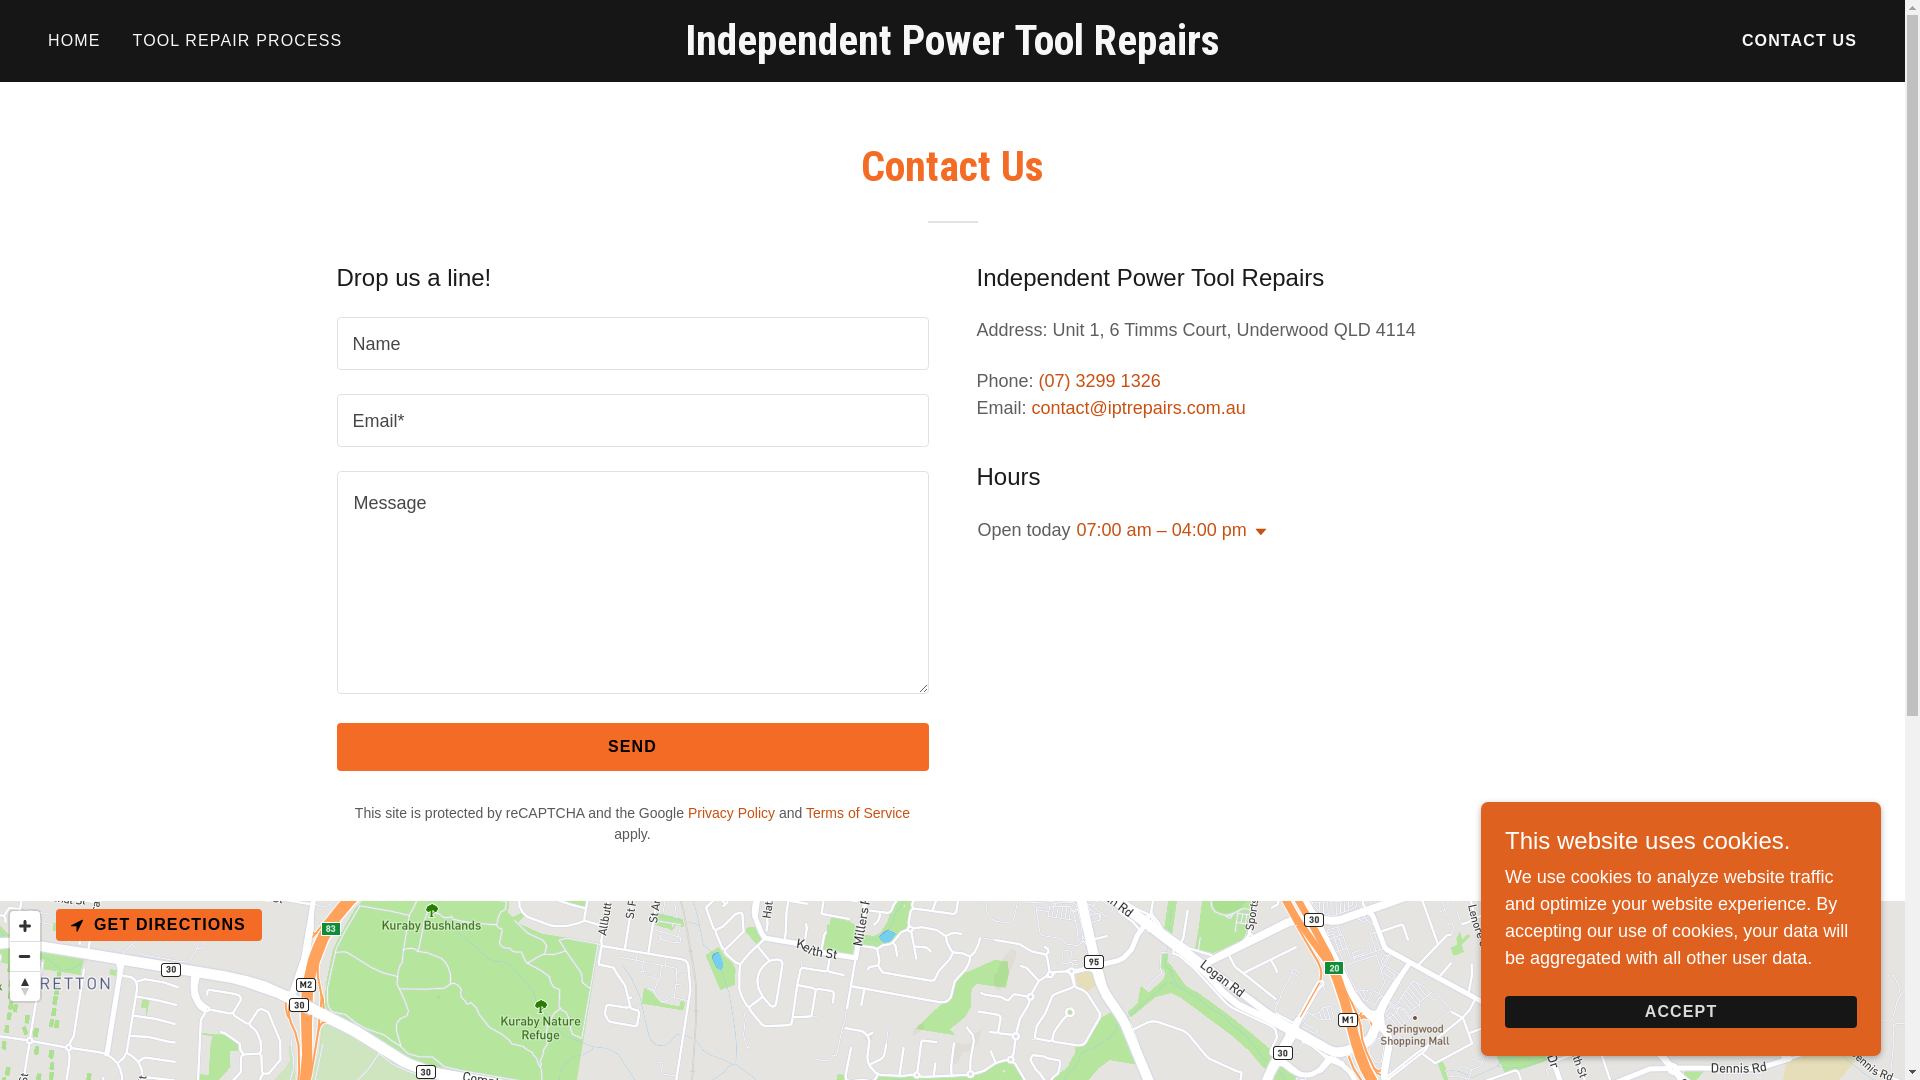 This screenshot has height=1080, width=1920. What do you see at coordinates (1098, 381) in the screenshot?
I see `'(07) 3299 1326'` at bounding box center [1098, 381].